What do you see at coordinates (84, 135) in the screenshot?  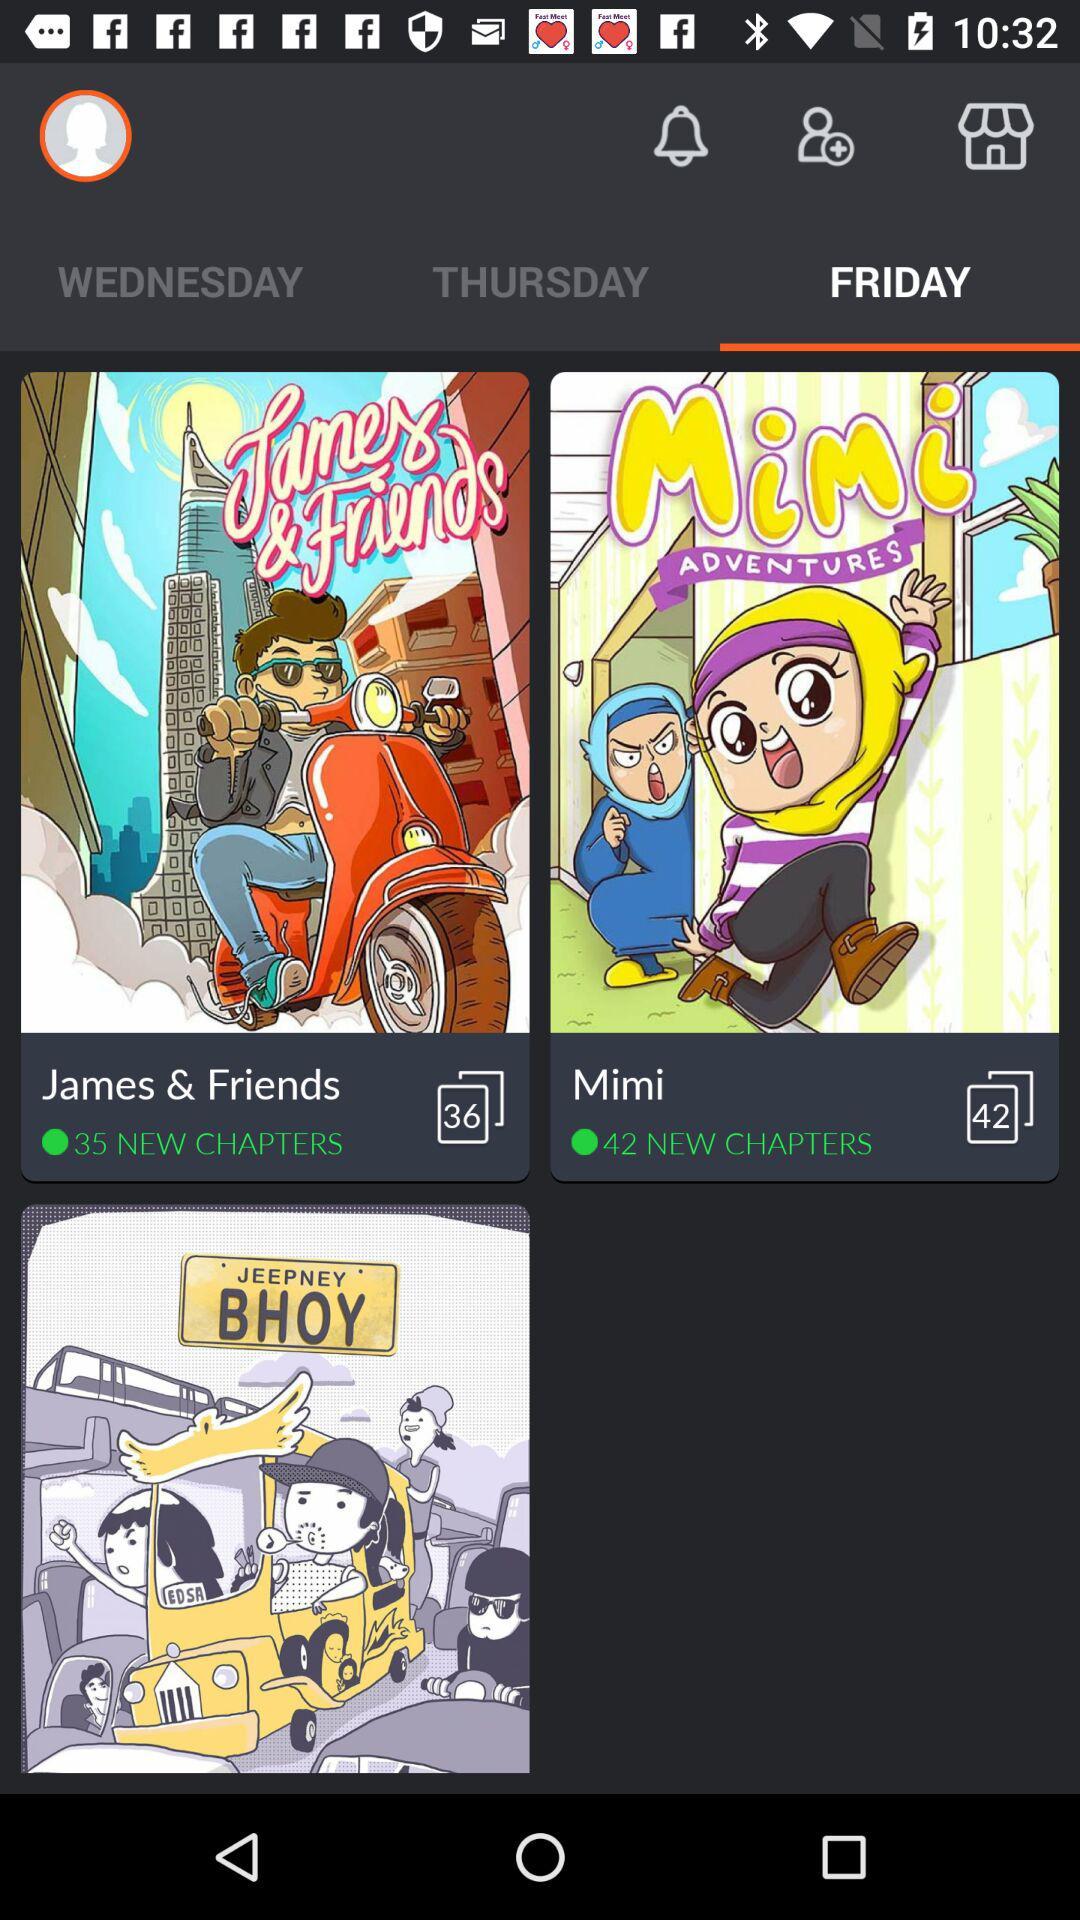 I see `icon above the wednesday` at bounding box center [84, 135].